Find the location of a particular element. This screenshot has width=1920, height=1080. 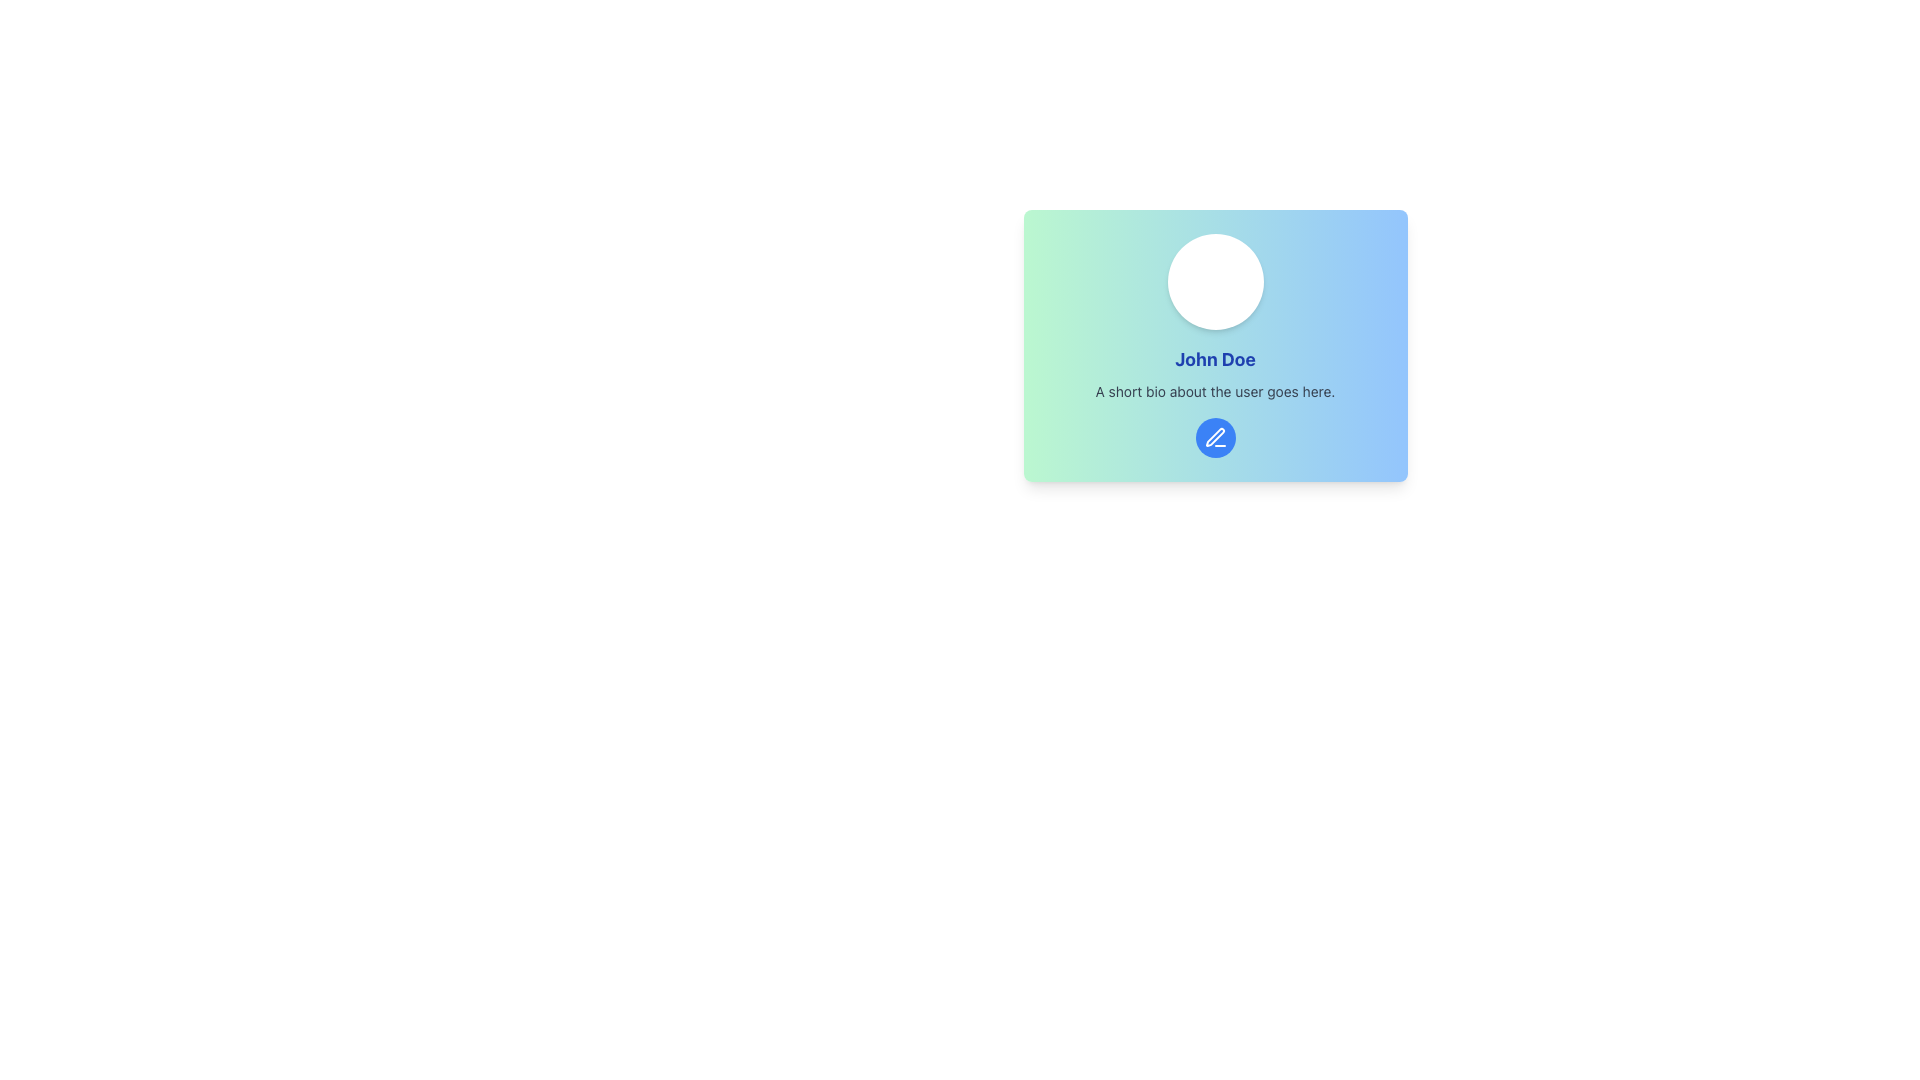

the descriptive text element that reads 'A short bio about the user goes here.' positioned below the name 'John Doe.' is located at coordinates (1214, 392).